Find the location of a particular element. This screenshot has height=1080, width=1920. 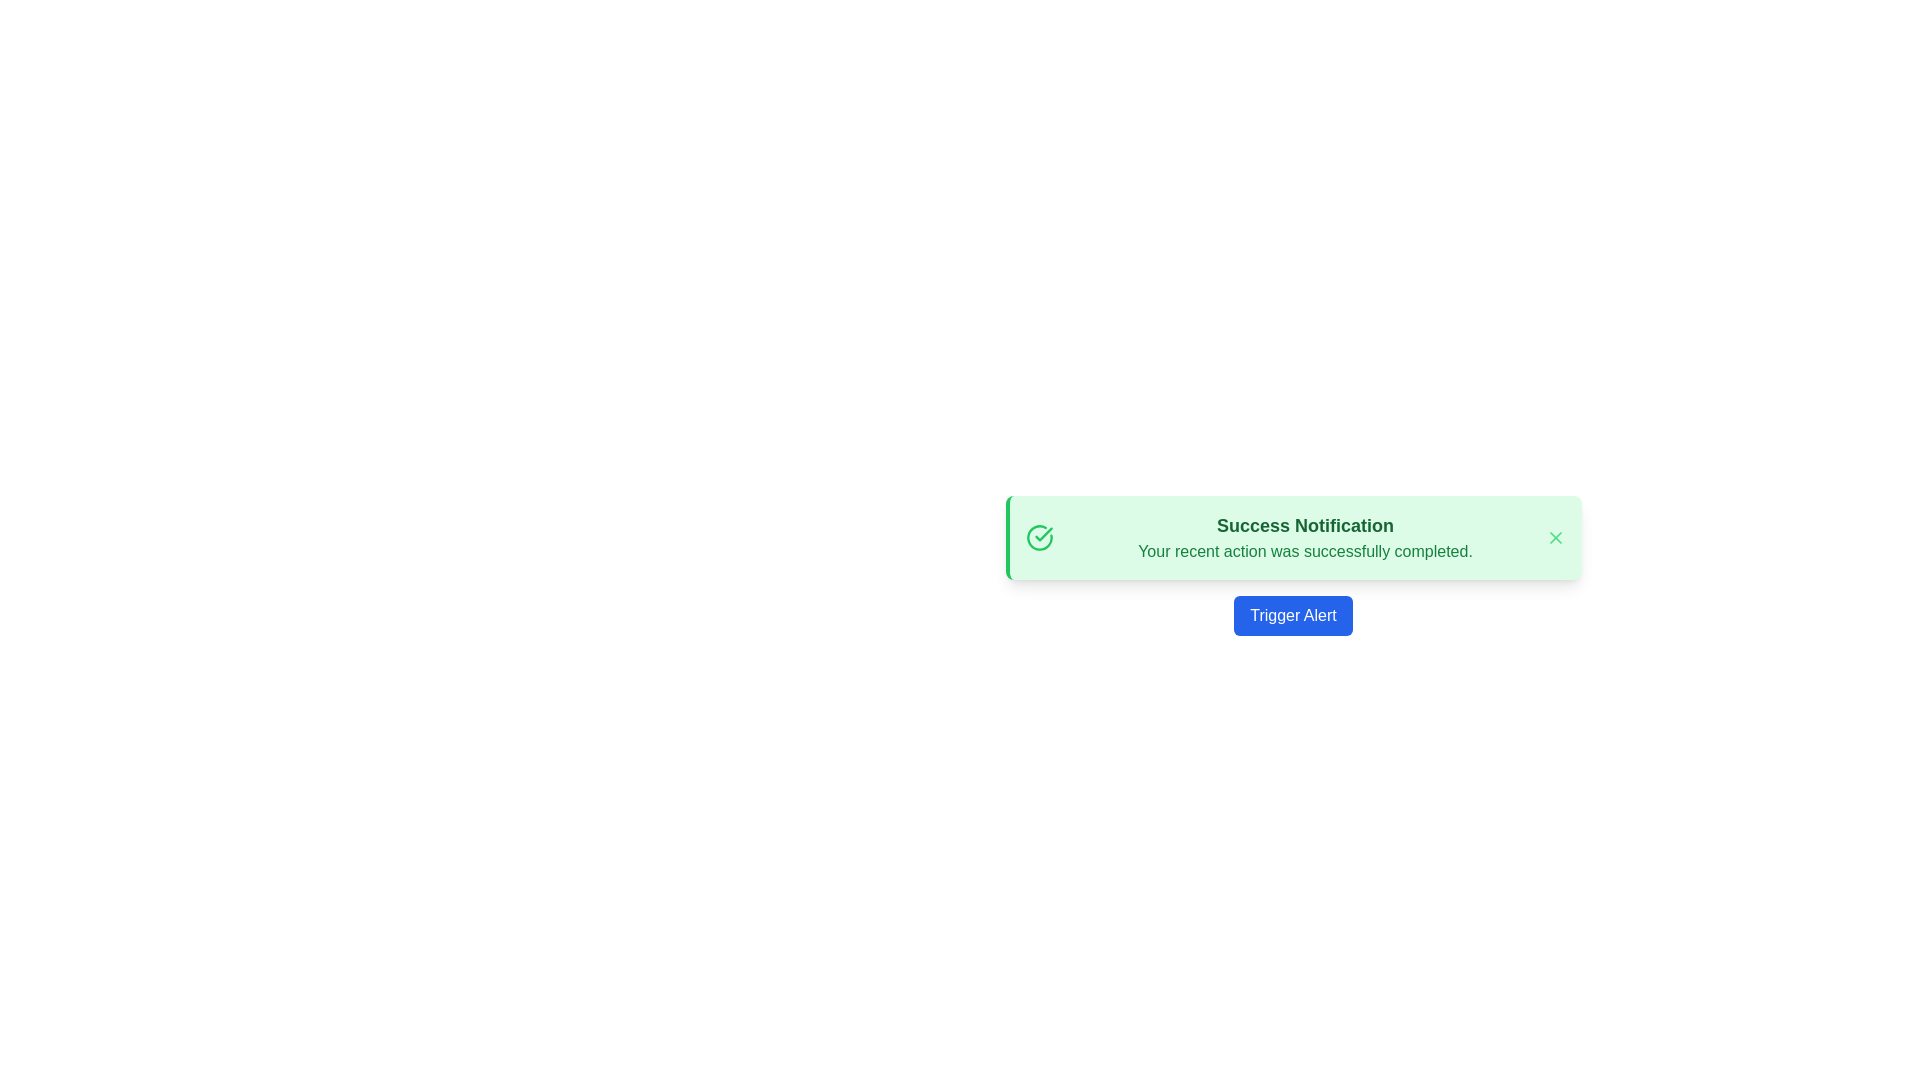

message displayed in green font that states 'Your recent action was successfully completed.' which is located below the 'Success Notification' title in the notification box is located at coordinates (1305, 551).